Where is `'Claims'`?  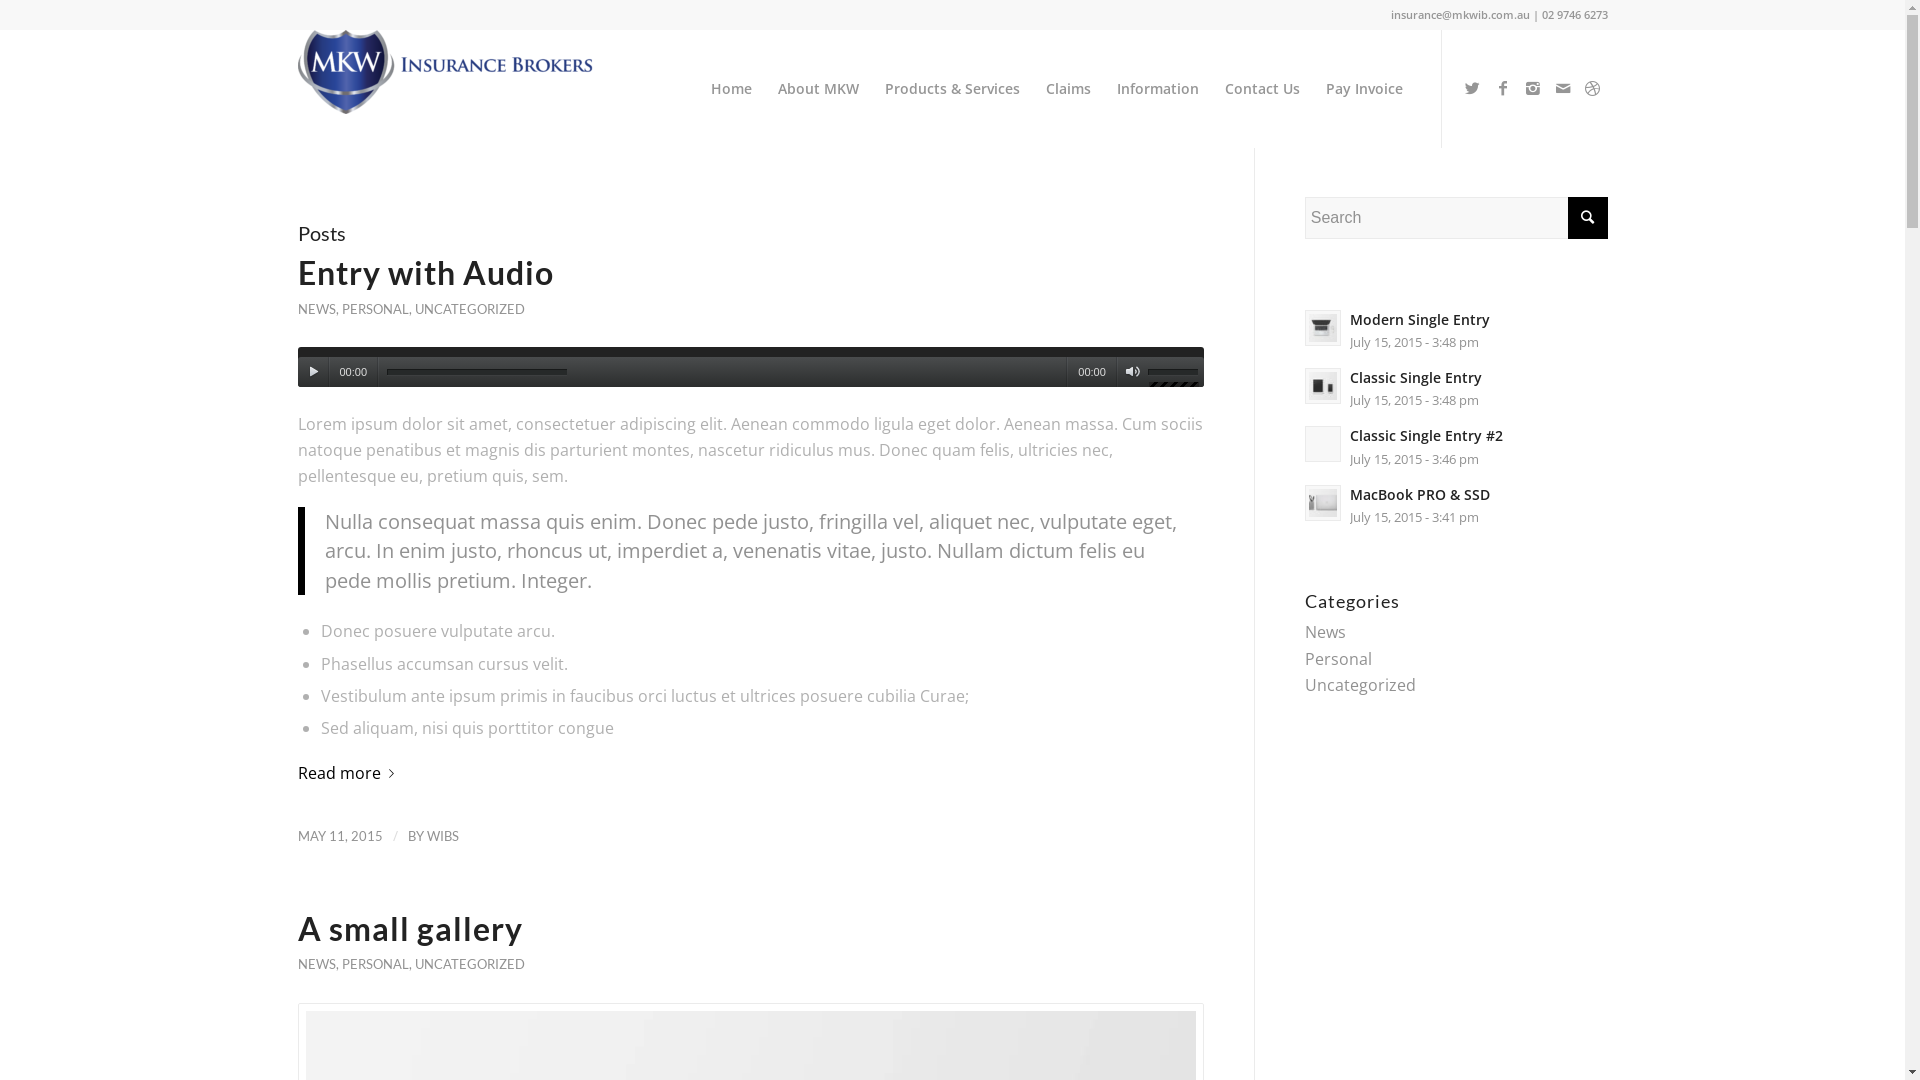
'Claims' is located at coordinates (1066, 87).